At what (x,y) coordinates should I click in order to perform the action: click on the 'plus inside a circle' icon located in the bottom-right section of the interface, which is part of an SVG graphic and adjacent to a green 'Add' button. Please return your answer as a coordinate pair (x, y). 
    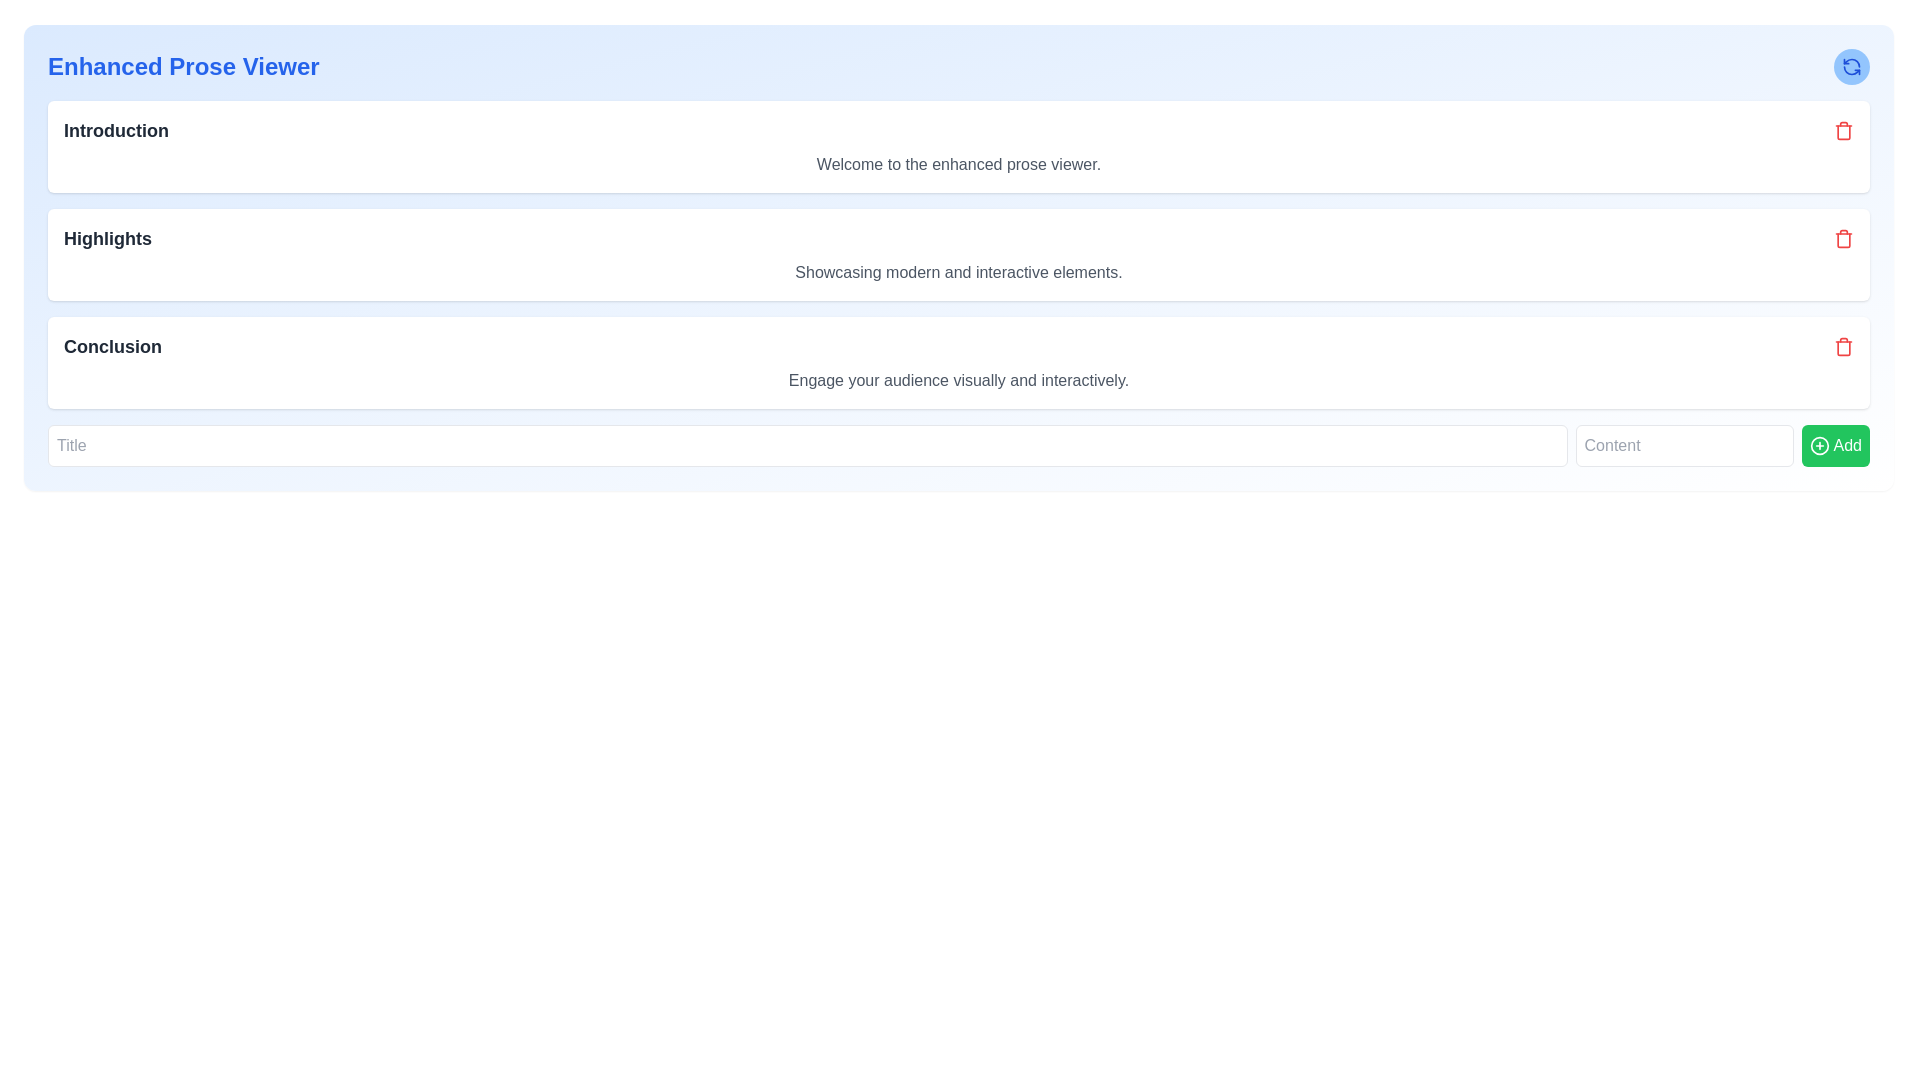
    Looking at the image, I should click on (1819, 445).